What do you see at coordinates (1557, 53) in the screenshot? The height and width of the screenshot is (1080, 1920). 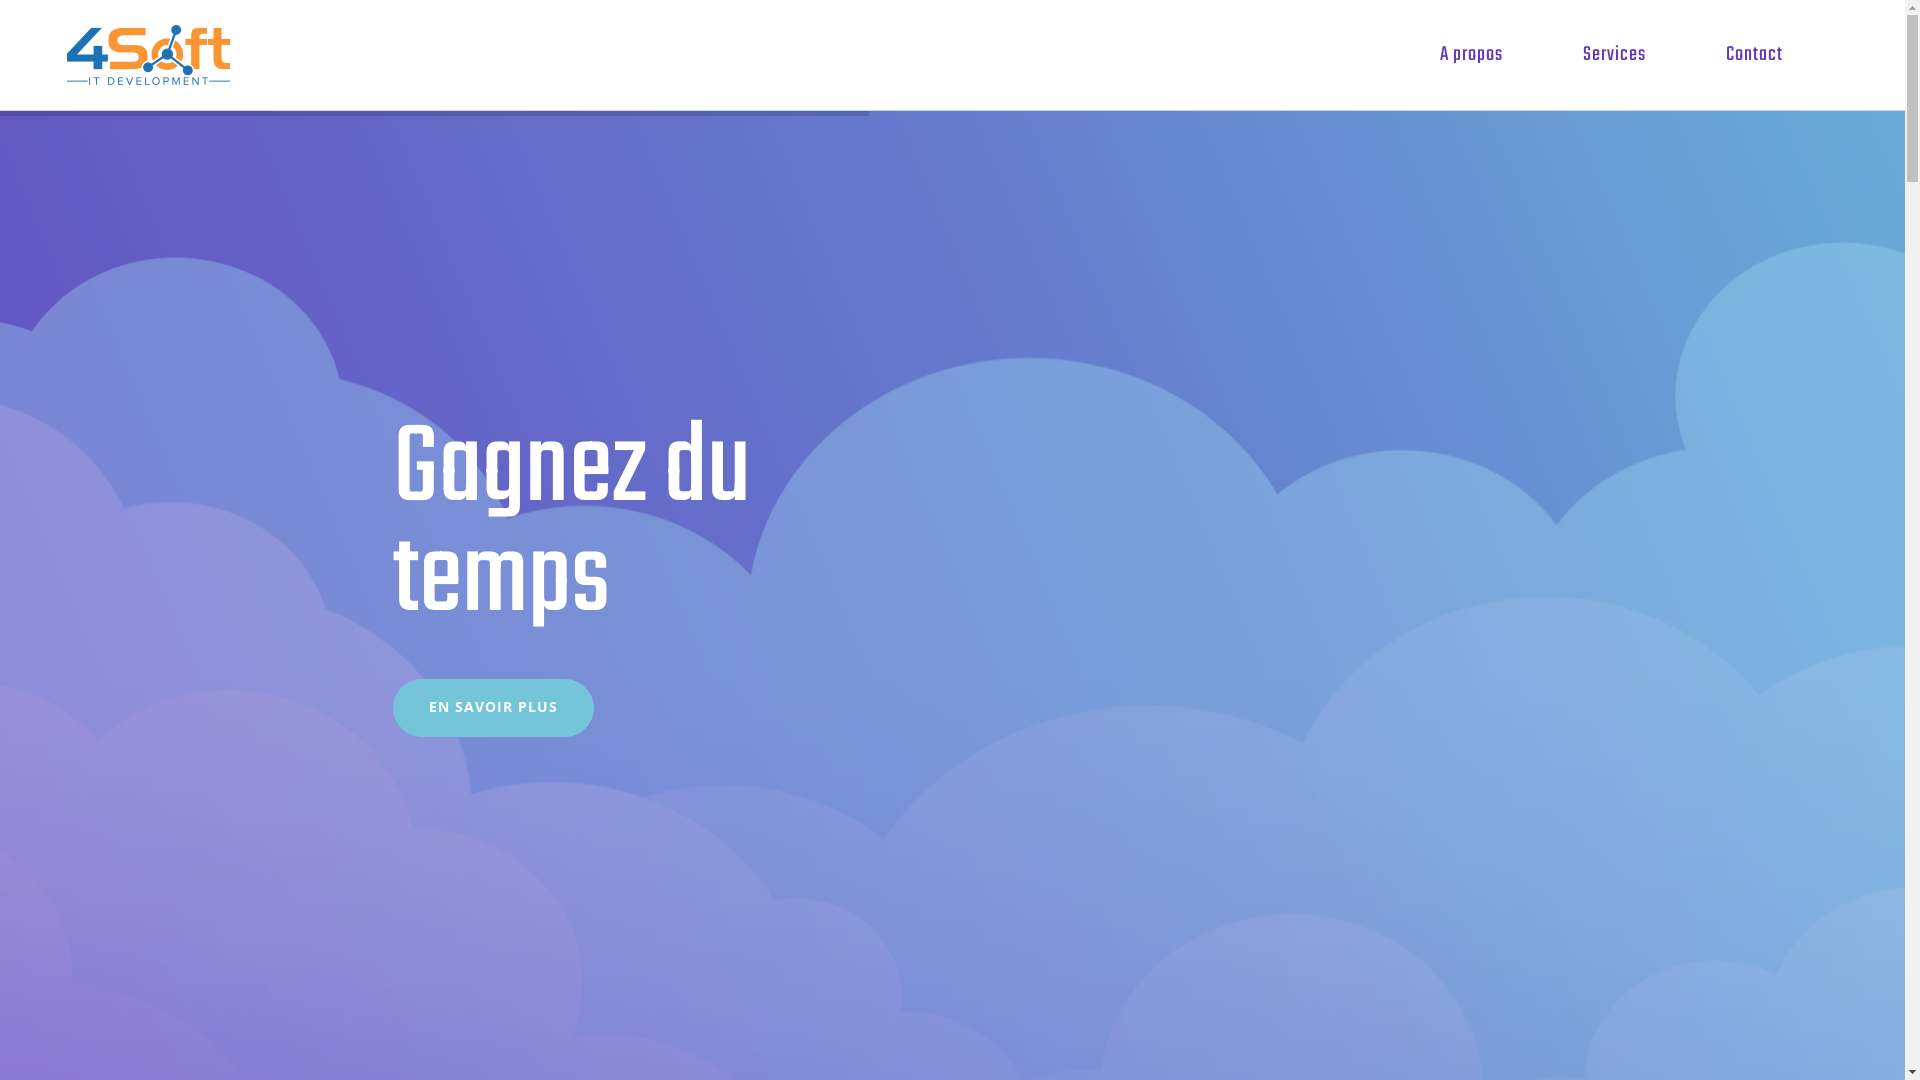 I see `'Services'` at bounding box center [1557, 53].